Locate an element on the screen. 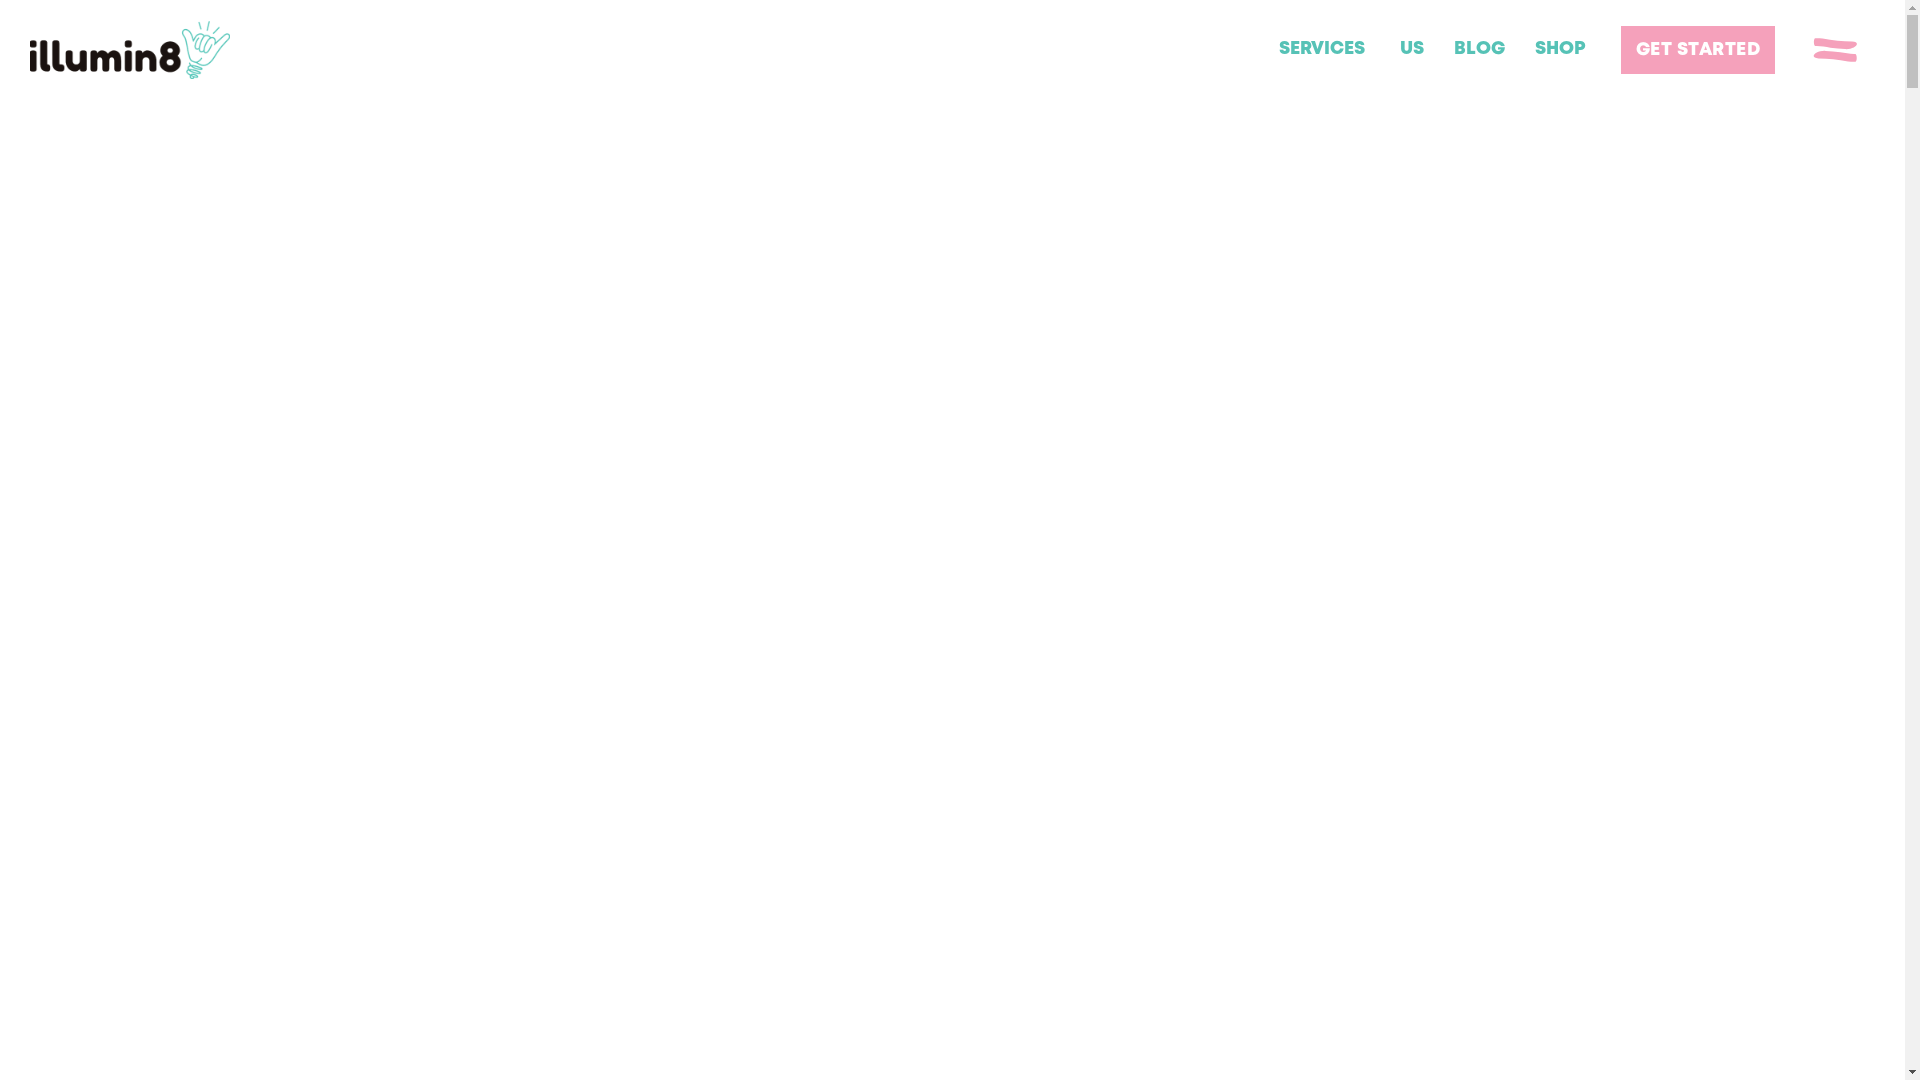 Image resolution: width=1920 pixels, height=1080 pixels. 'GET STARTED' is located at coordinates (1620, 49).